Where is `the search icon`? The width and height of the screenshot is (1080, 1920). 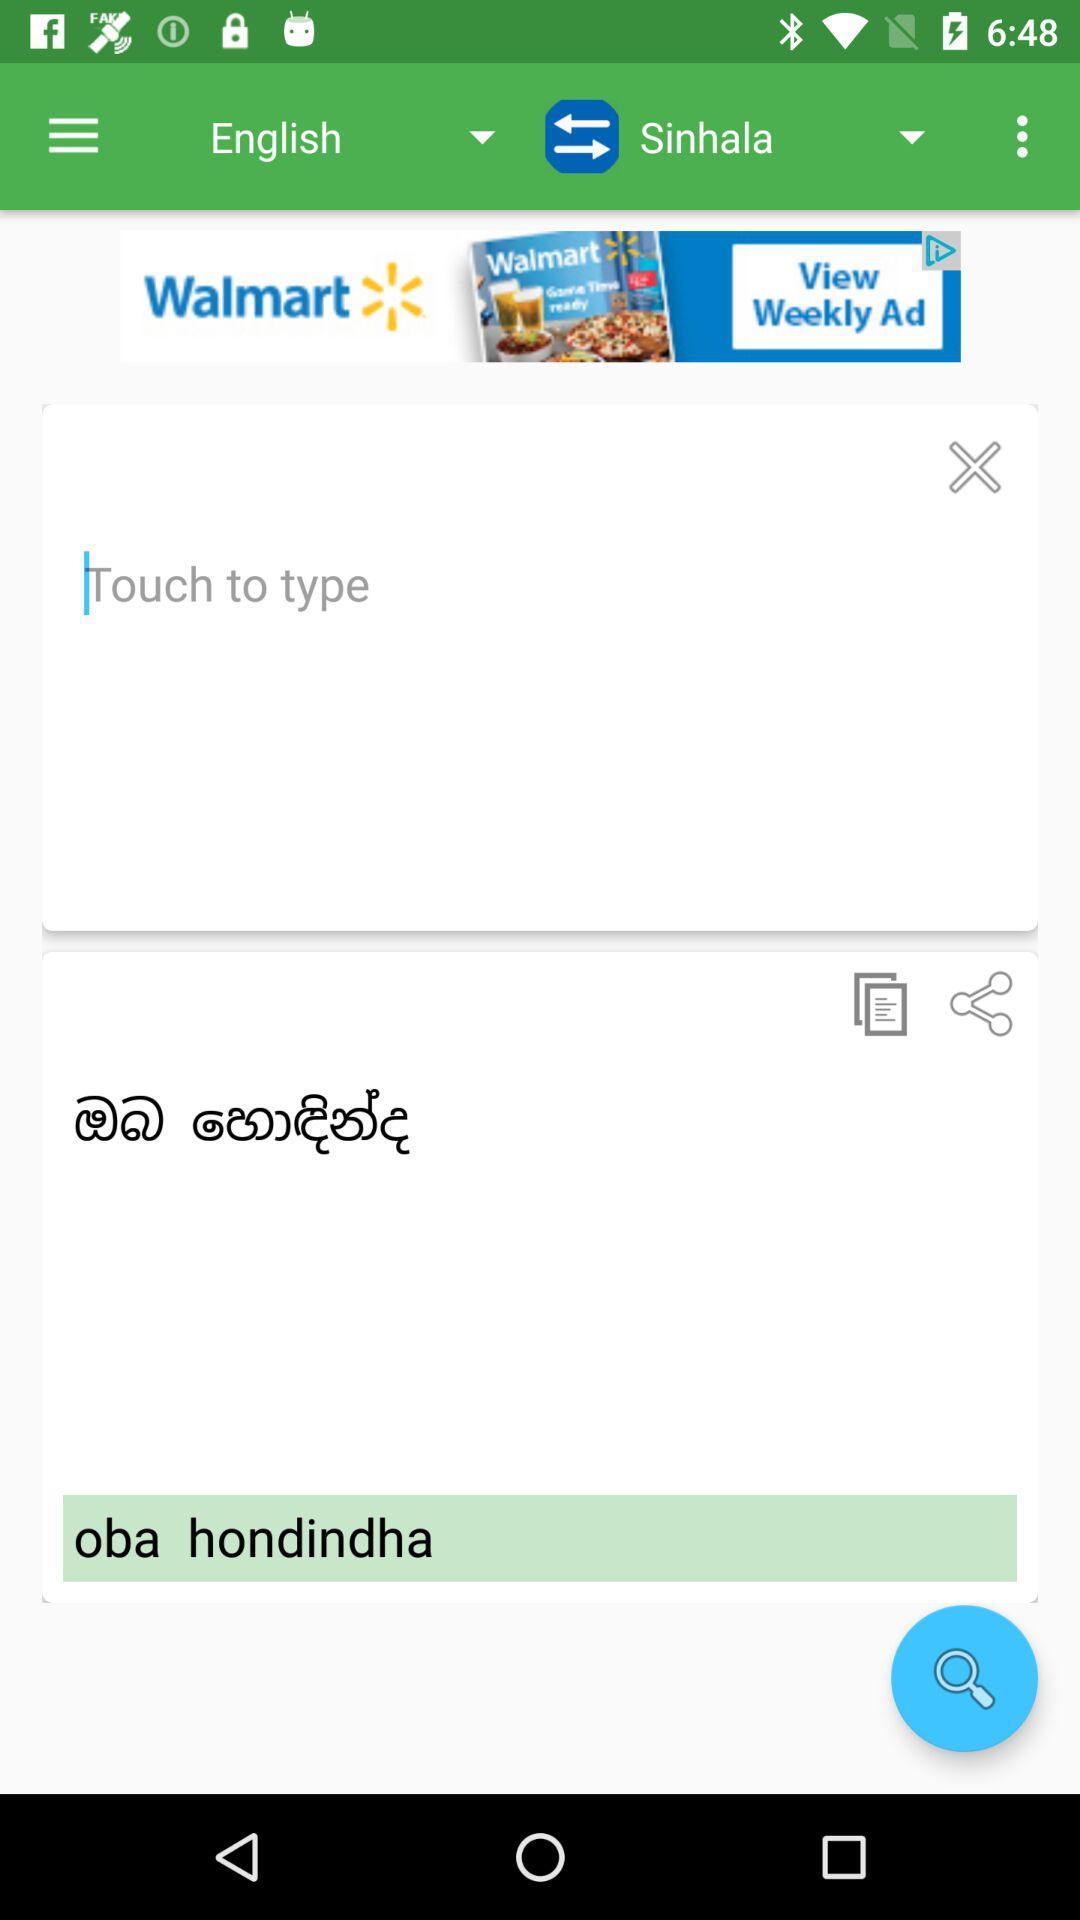 the search icon is located at coordinates (963, 1678).